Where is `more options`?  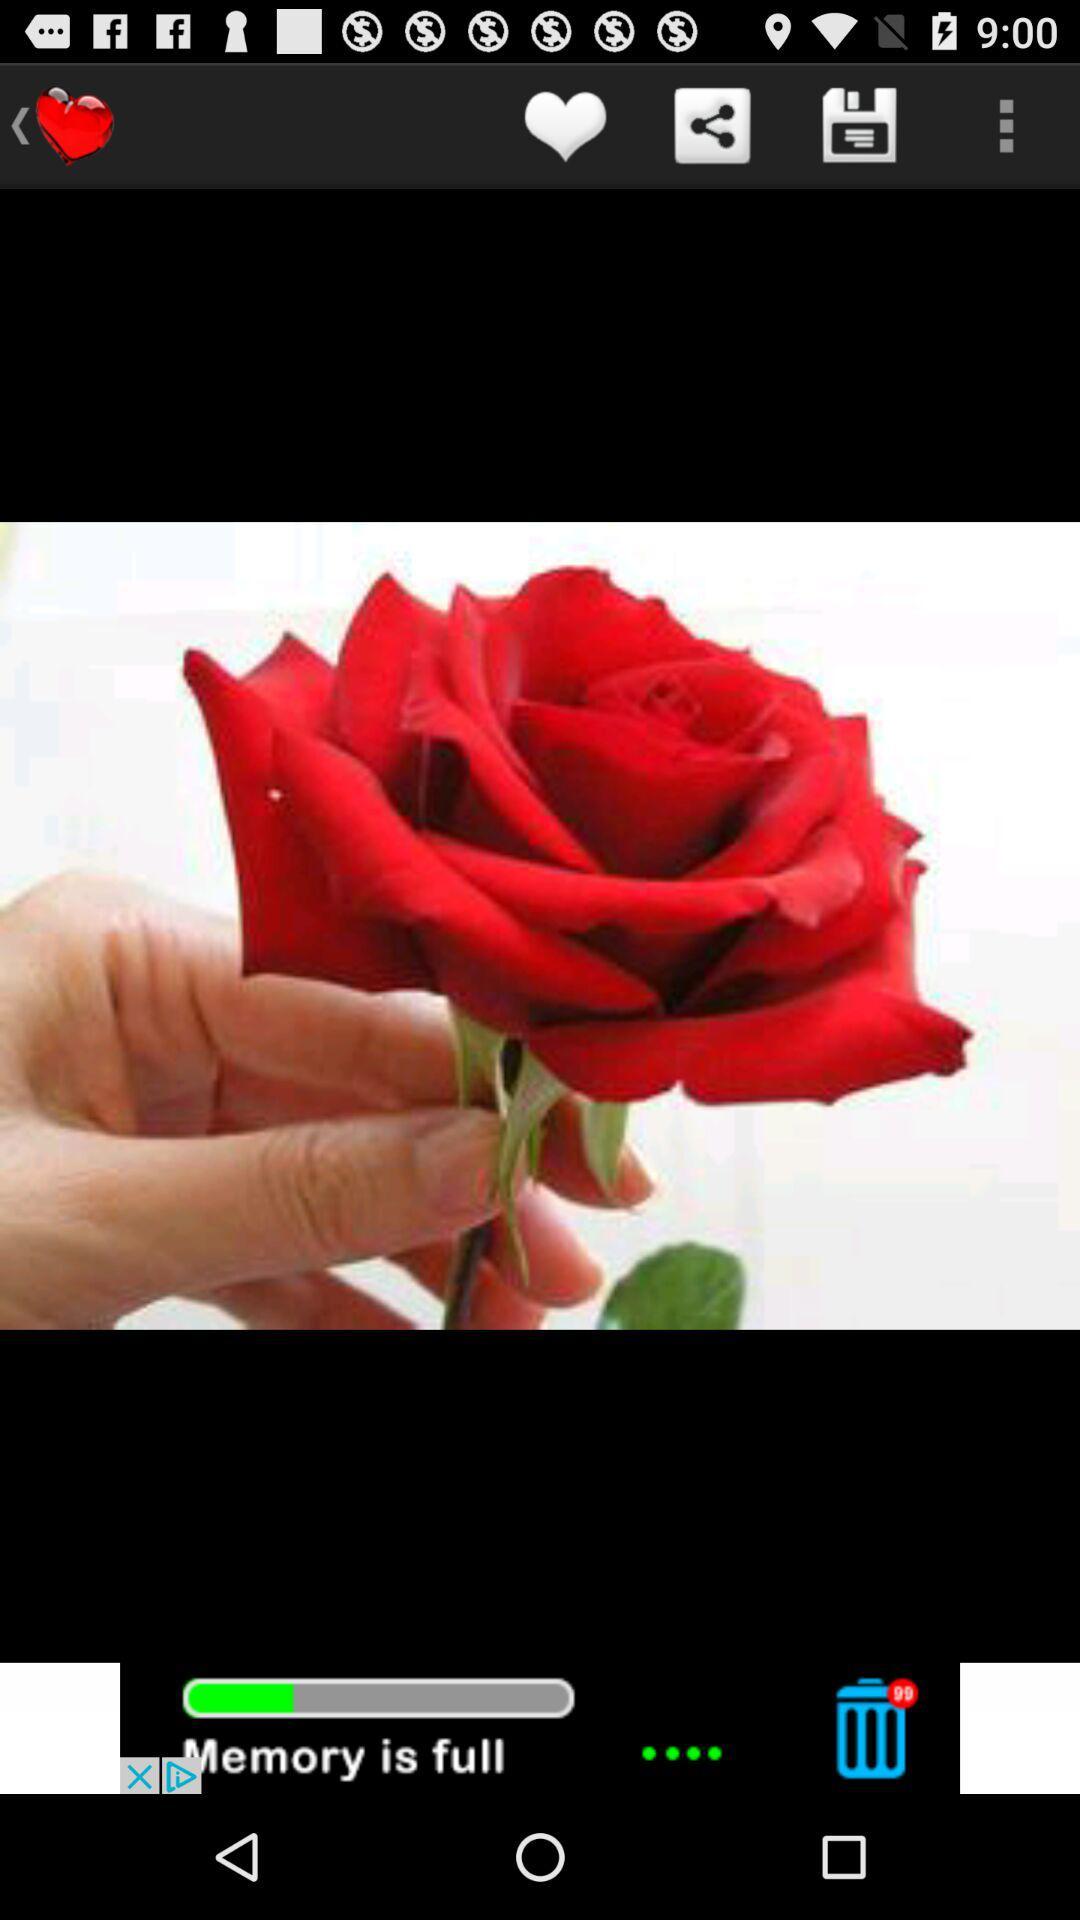
more options is located at coordinates (1006, 124).